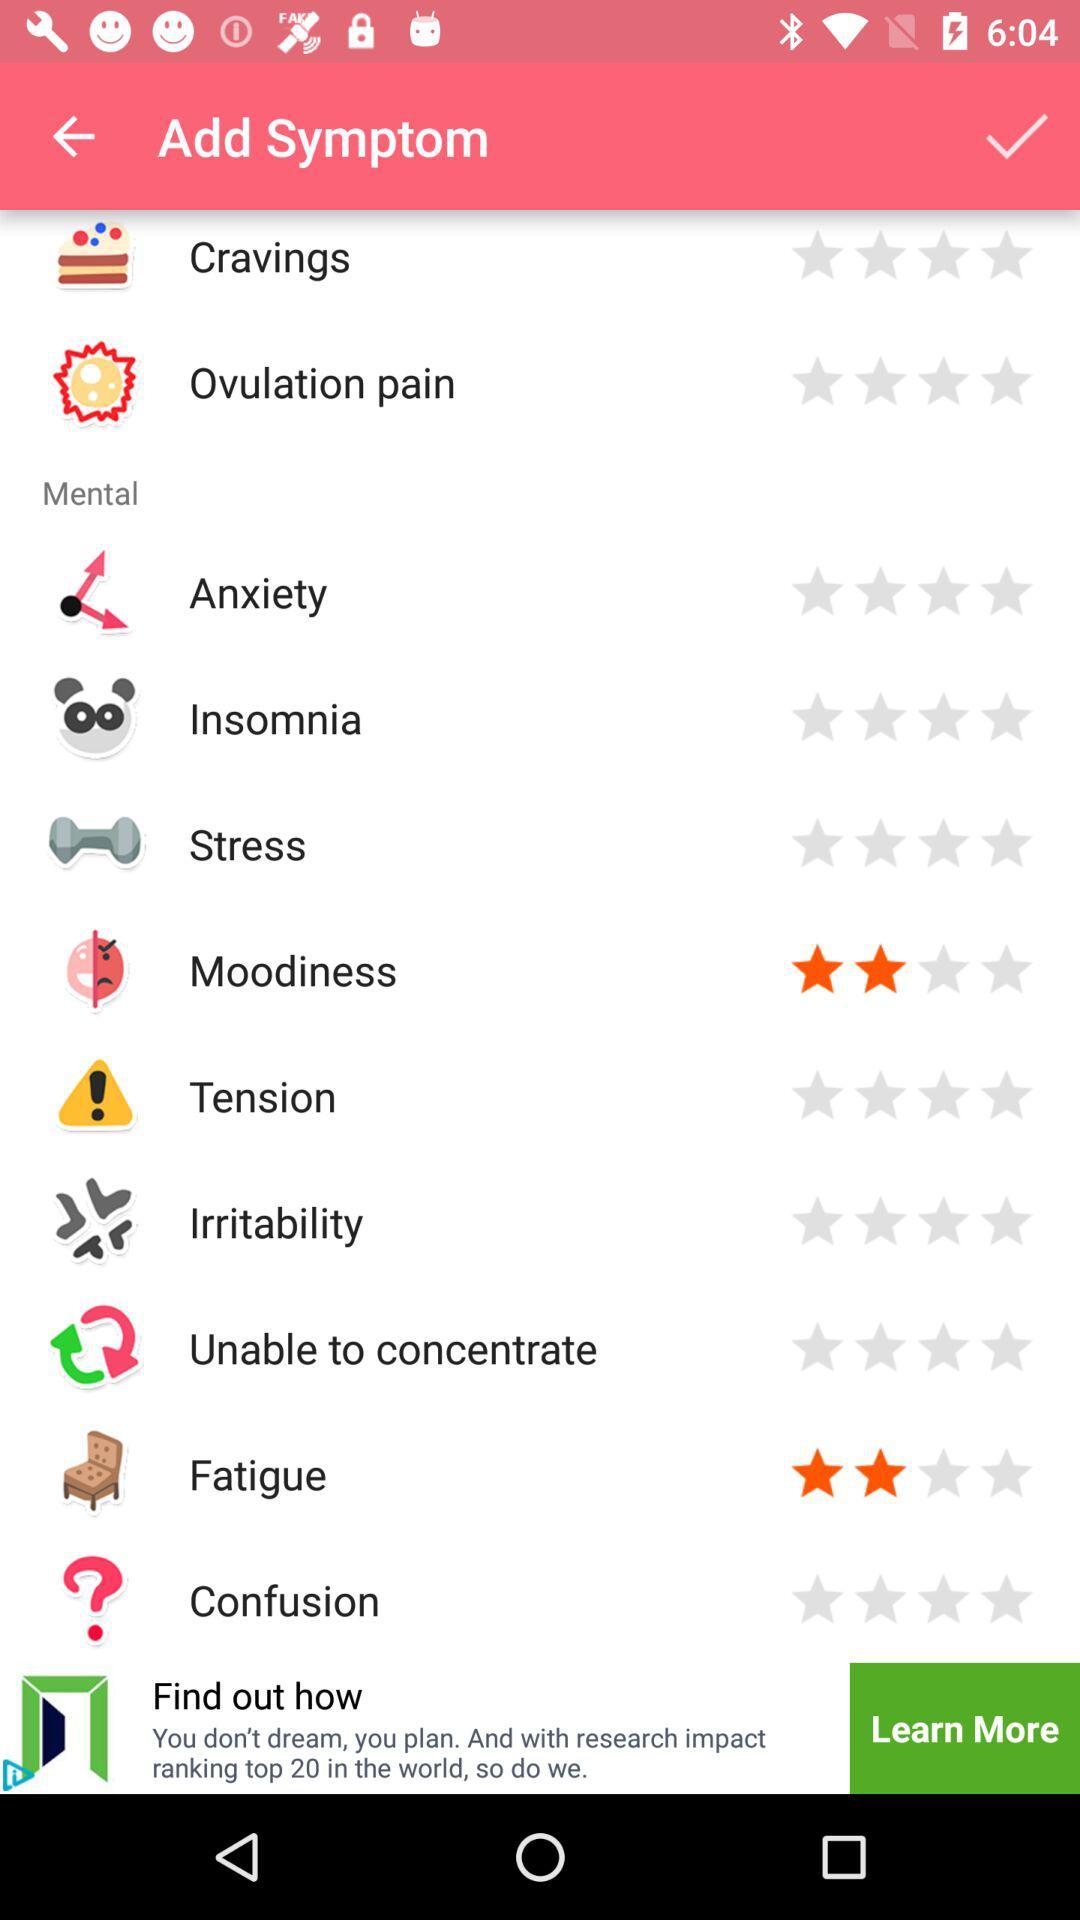  I want to click on rating, so click(817, 254).